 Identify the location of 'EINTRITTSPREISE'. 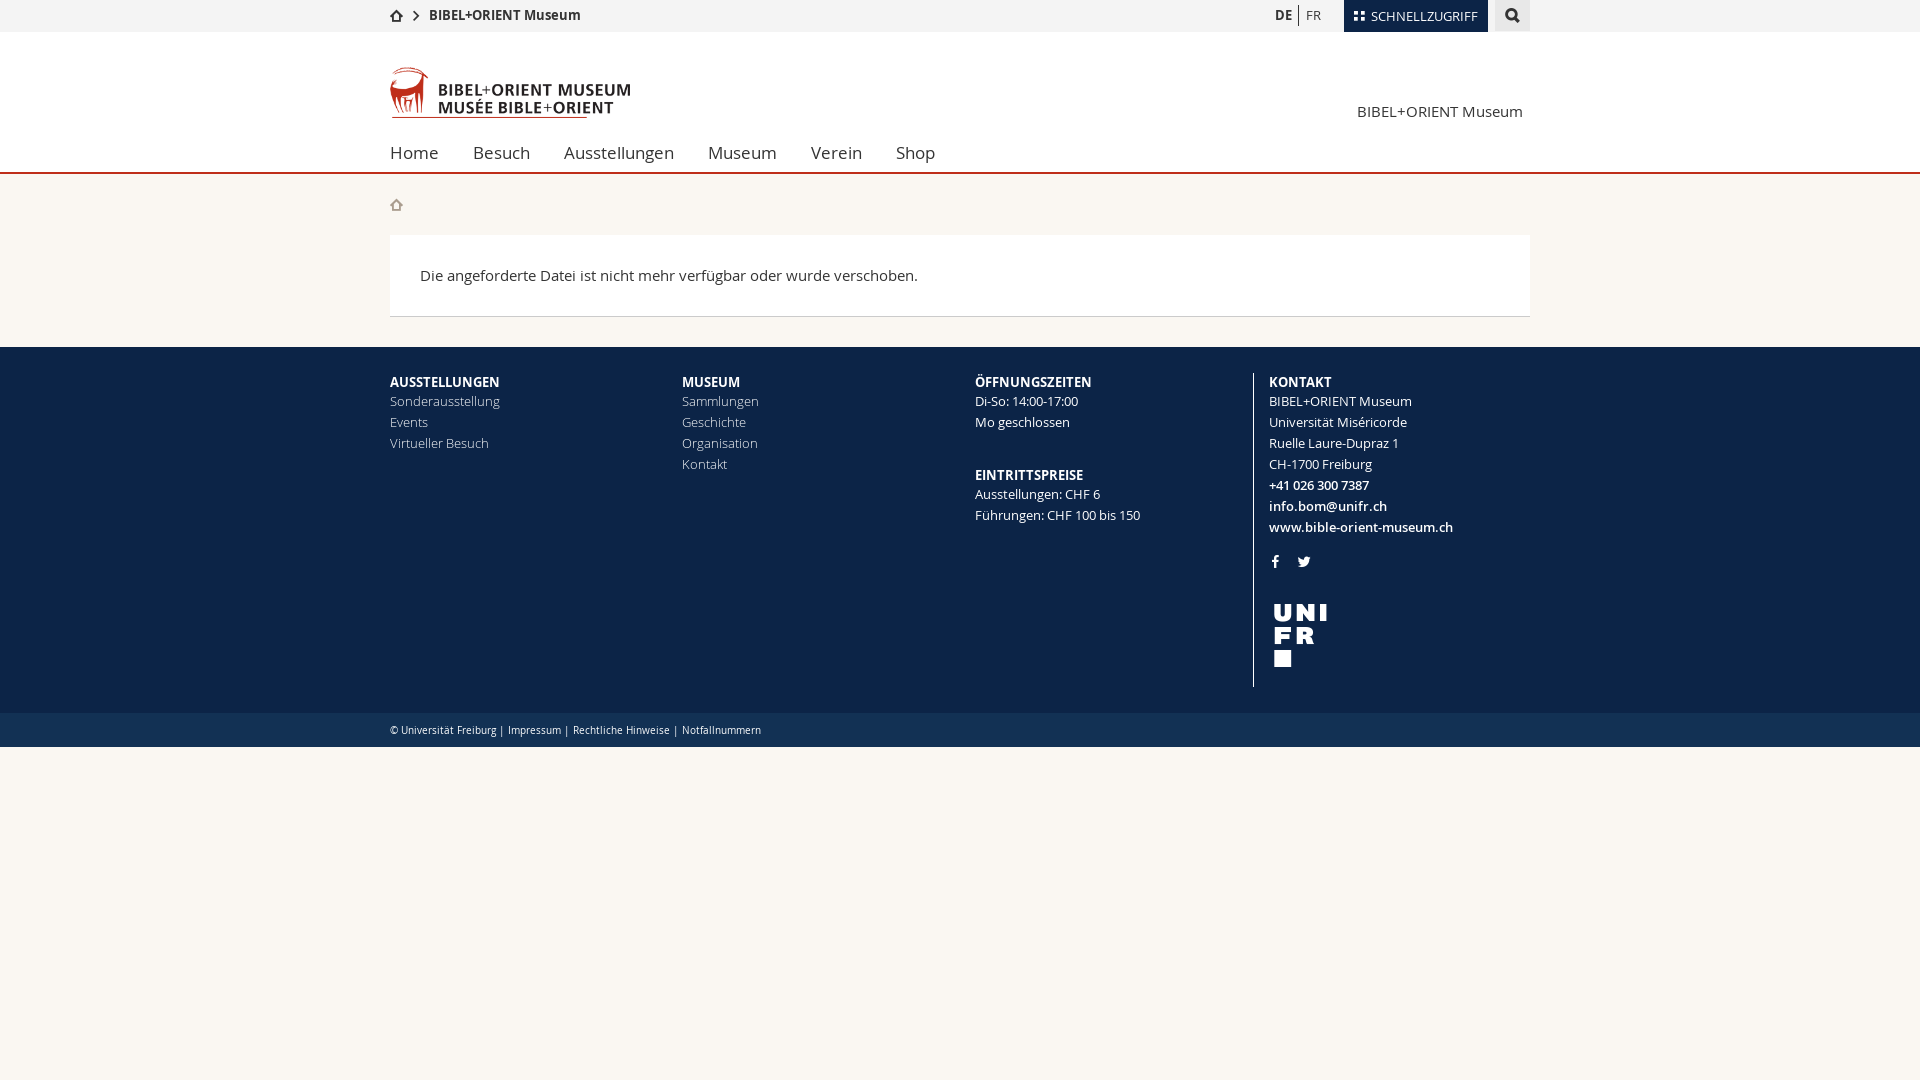
(974, 474).